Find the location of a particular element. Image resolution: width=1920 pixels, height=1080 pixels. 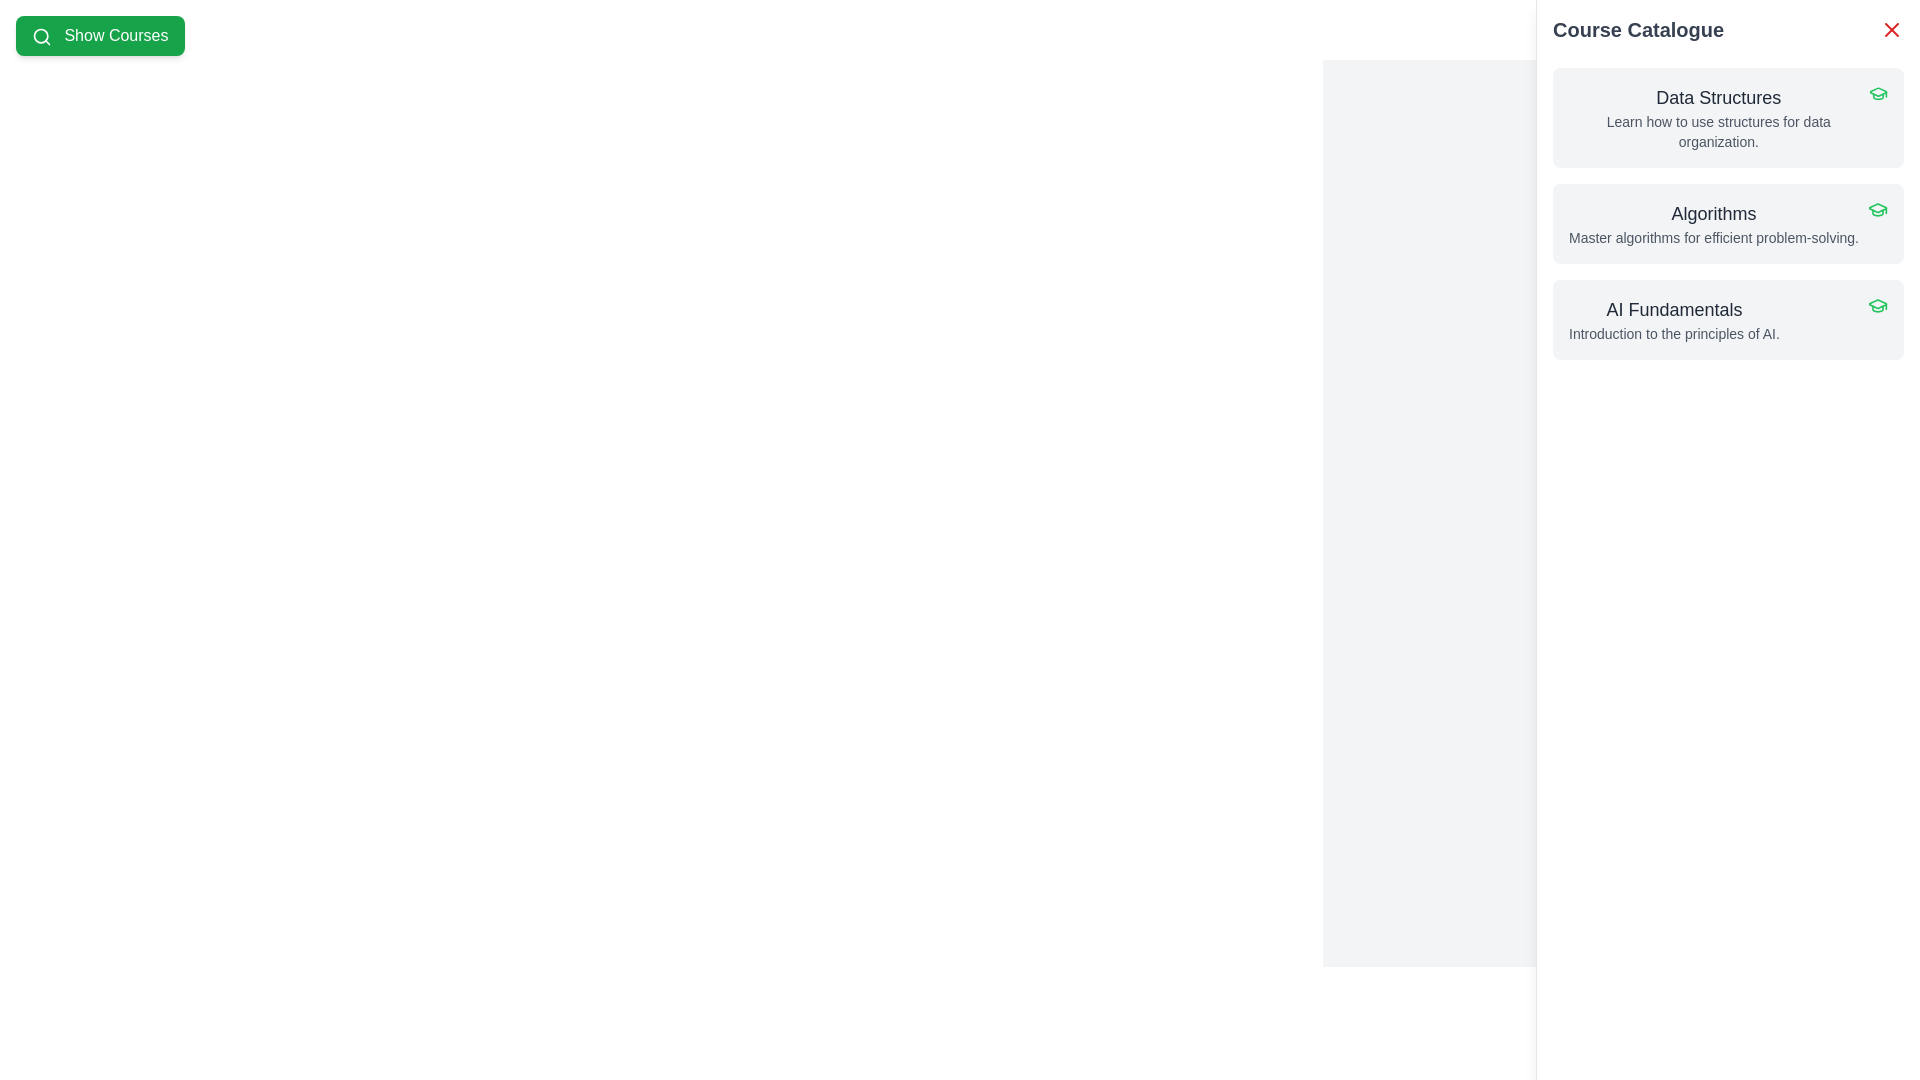

the green graduation cap icon located to the right of the 'AI Fundamentals' section in the course list is located at coordinates (1876, 305).